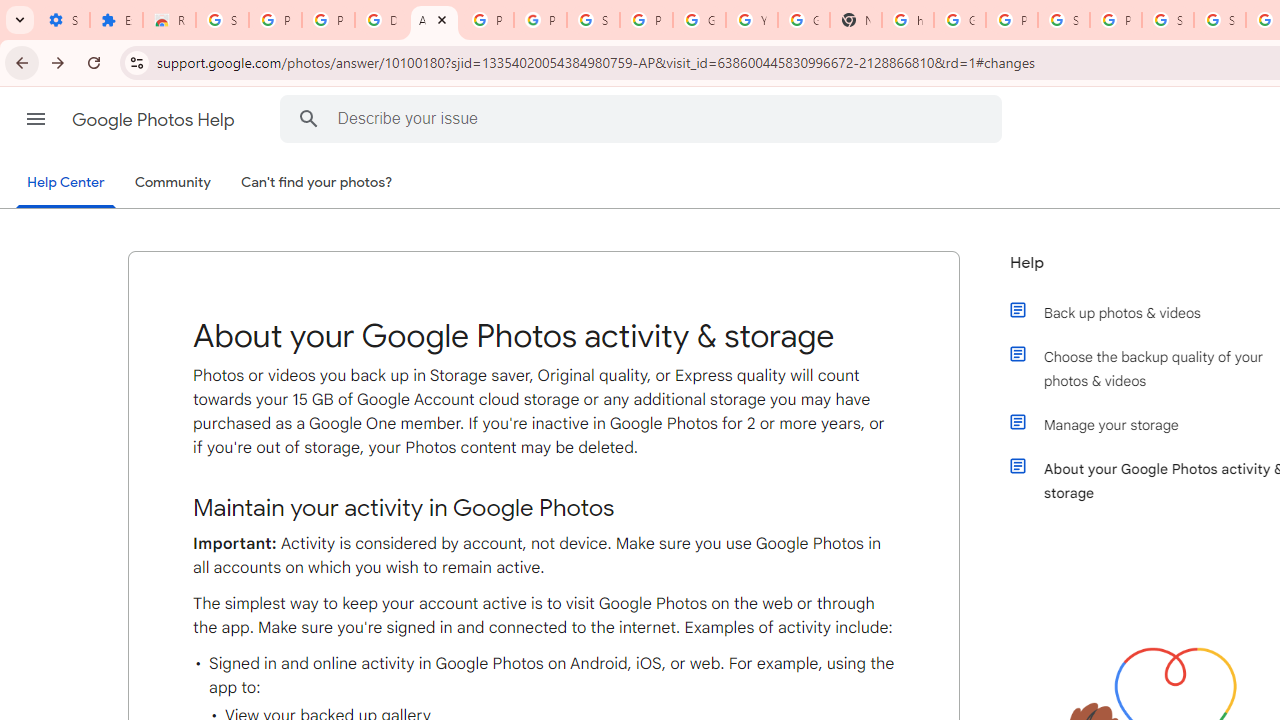 The height and width of the screenshot is (720, 1280). Describe the element at coordinates (169, 20) in the screenshot. I see `'Reviews: Helix Fruit Jump Arcade Game'` at that location.